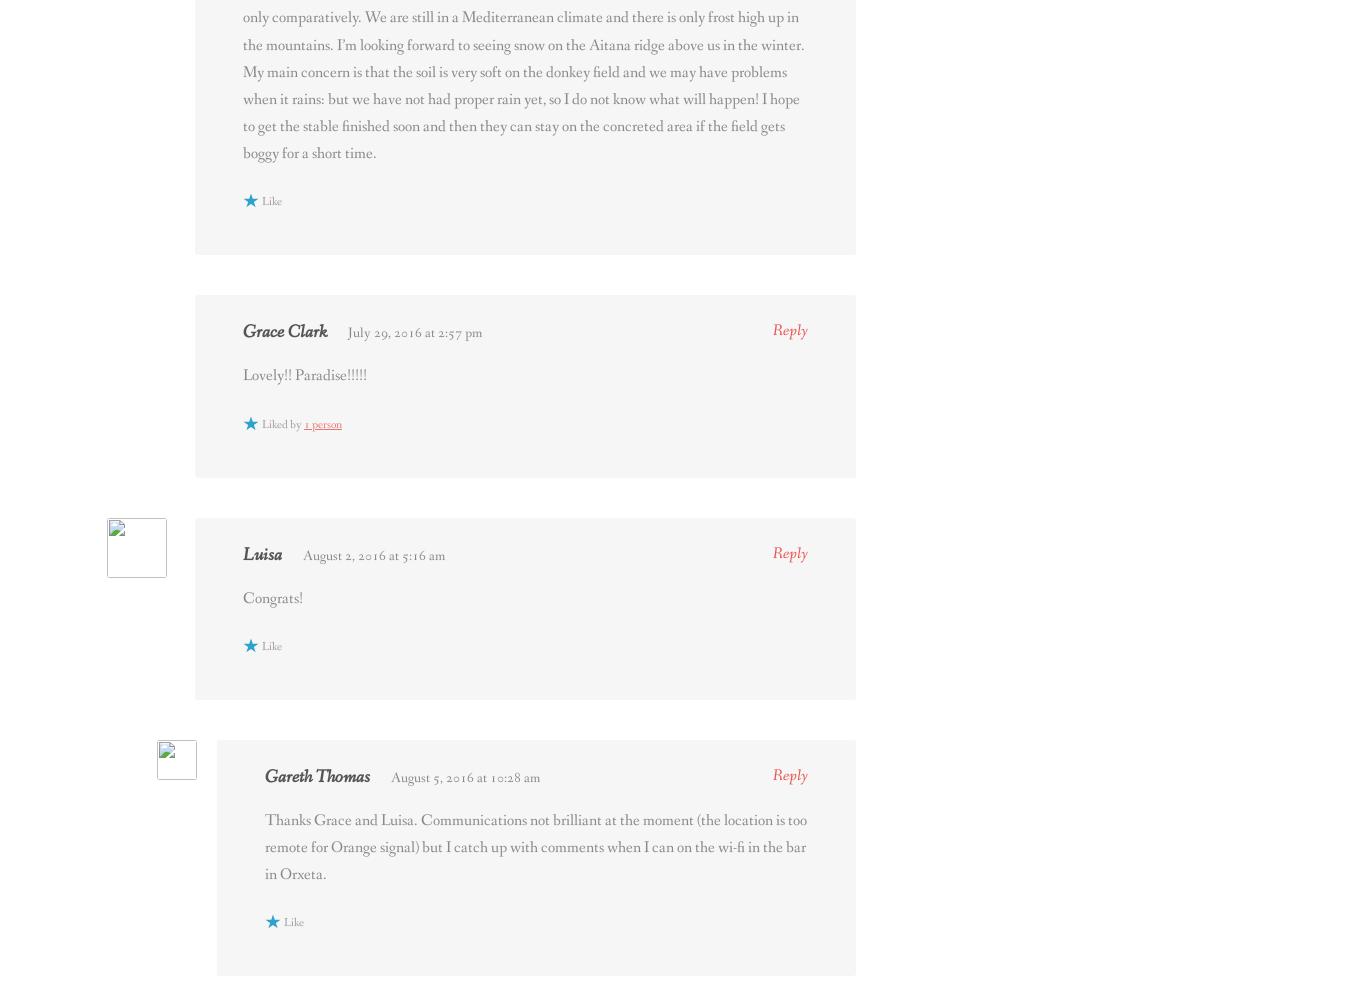  What do you see at coordinates (317, 775) in the screenshot?
I see `'Gareth Thomas'` at bounding box center [317, 775].